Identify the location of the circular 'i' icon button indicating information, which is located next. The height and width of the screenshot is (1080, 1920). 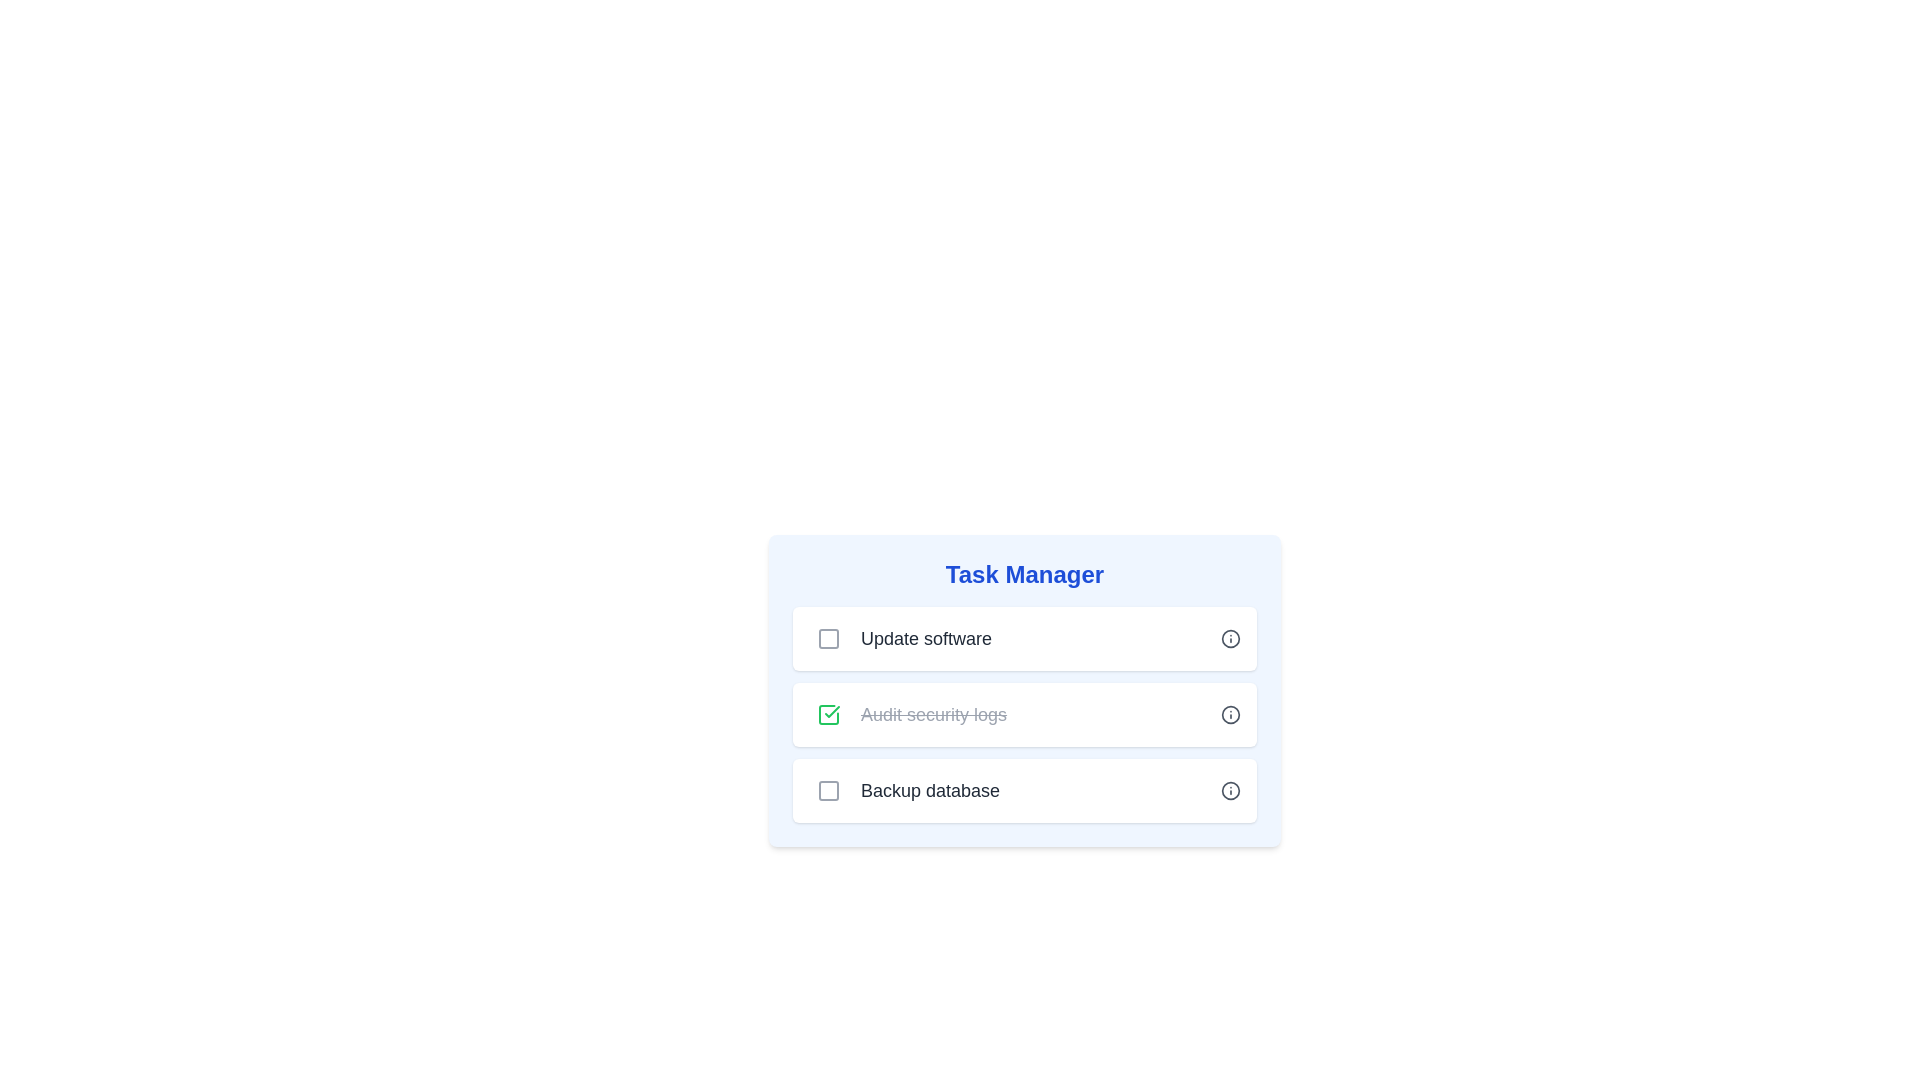
(1229, 639).